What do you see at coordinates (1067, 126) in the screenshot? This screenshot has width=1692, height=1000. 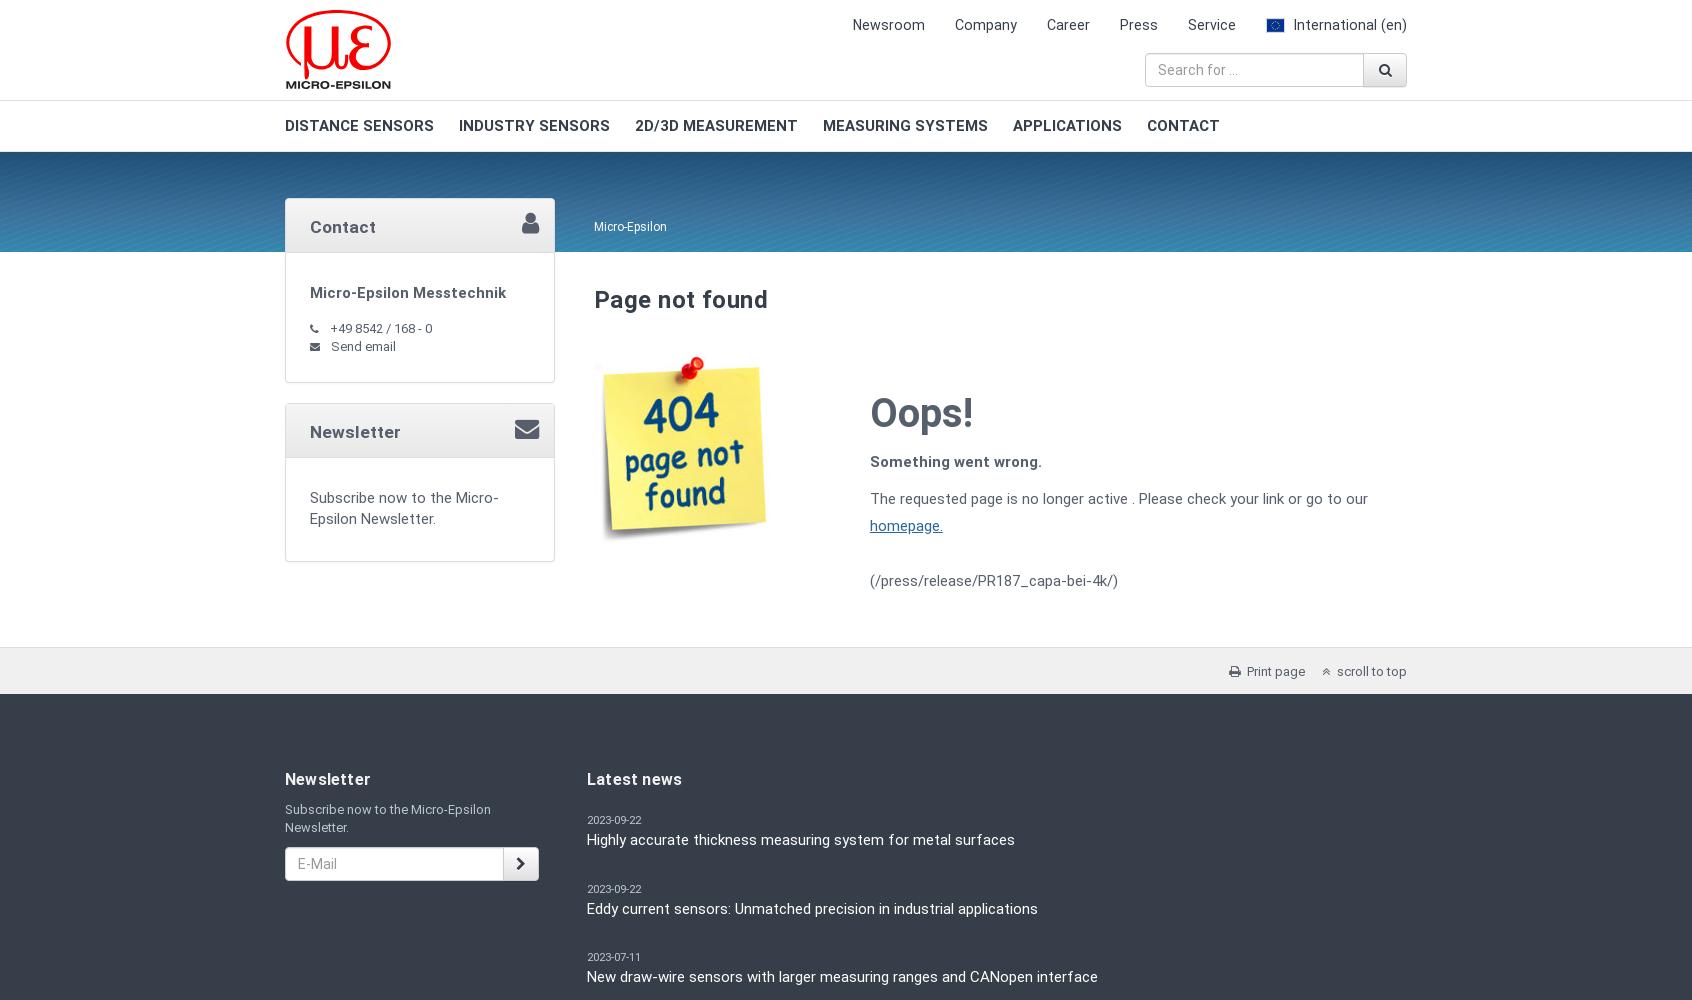 I see `'APPLICATIONS'` at bounding box center [1067, 126].